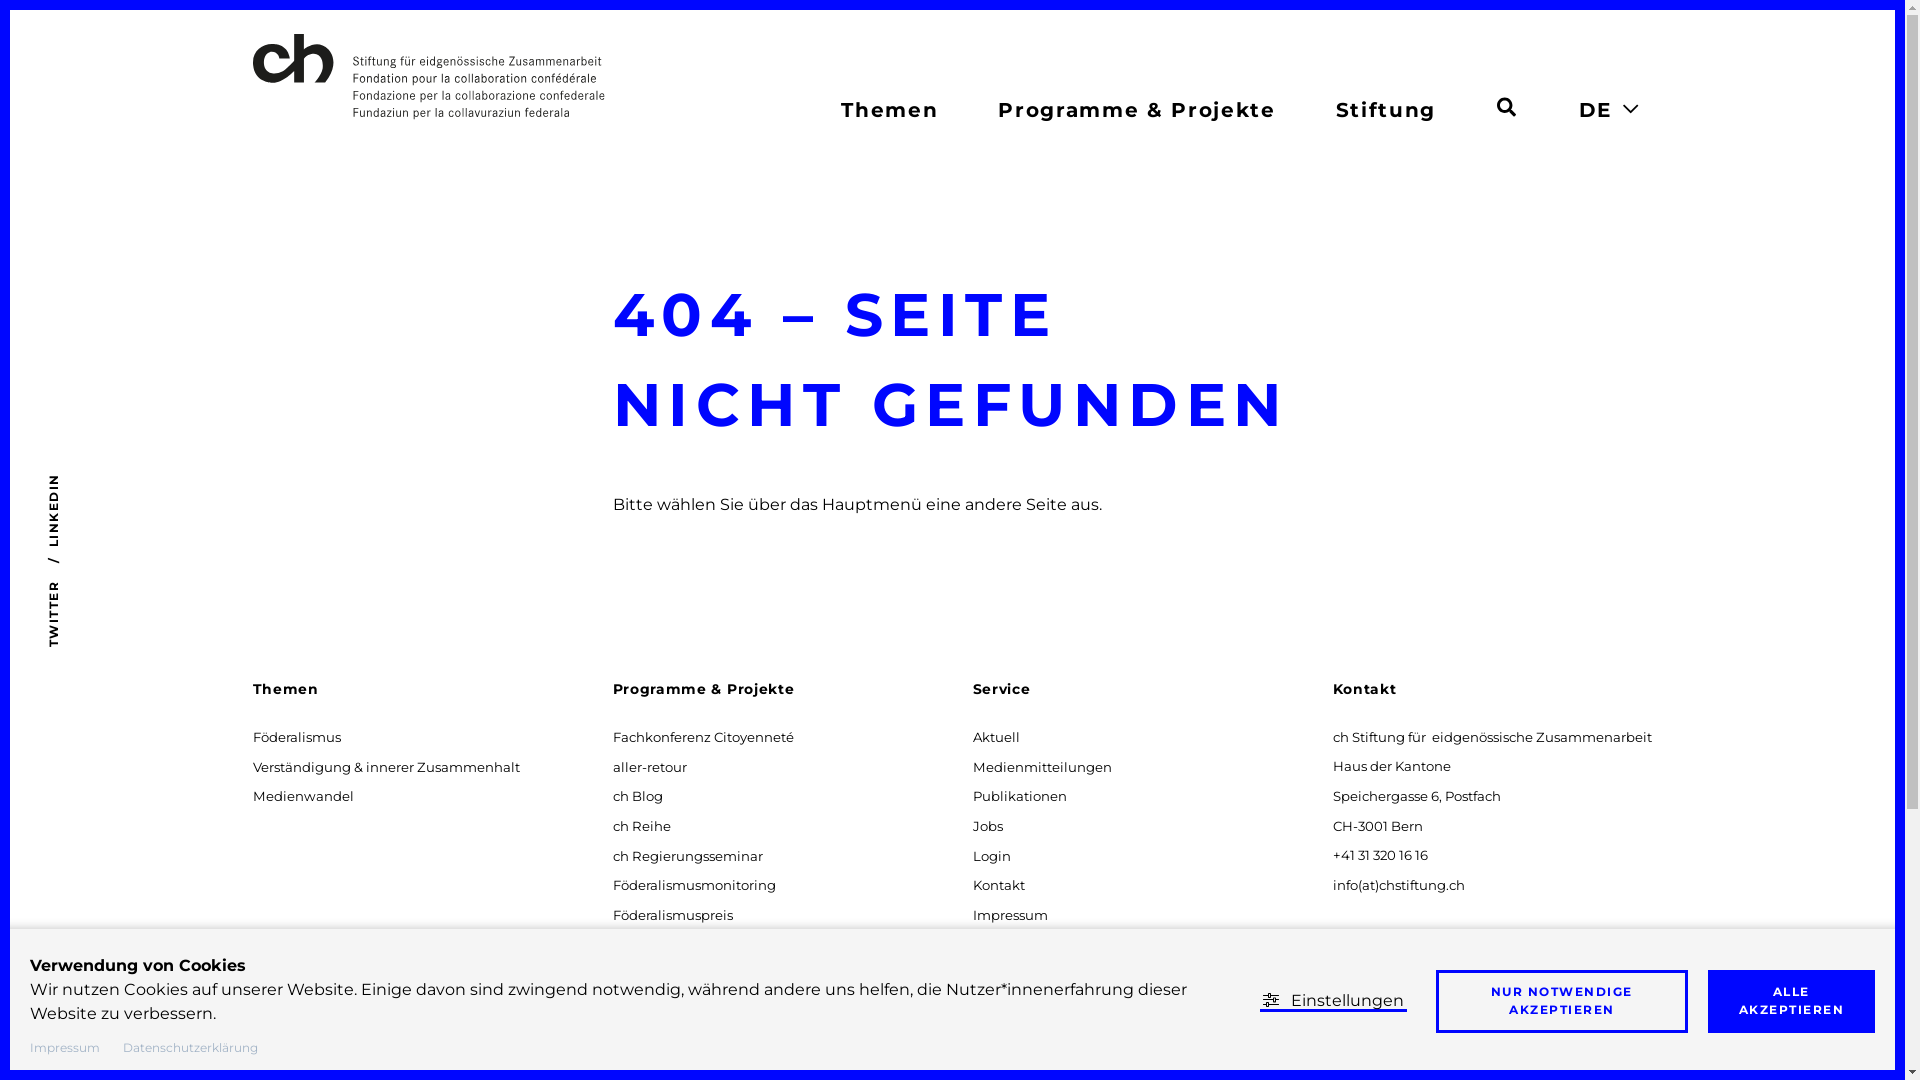 The width and height of the screenshot is (1920, 1080). Describe the element at coordinates (641, 825) in the screenshot. I see `'ch Reihe'` at that location.